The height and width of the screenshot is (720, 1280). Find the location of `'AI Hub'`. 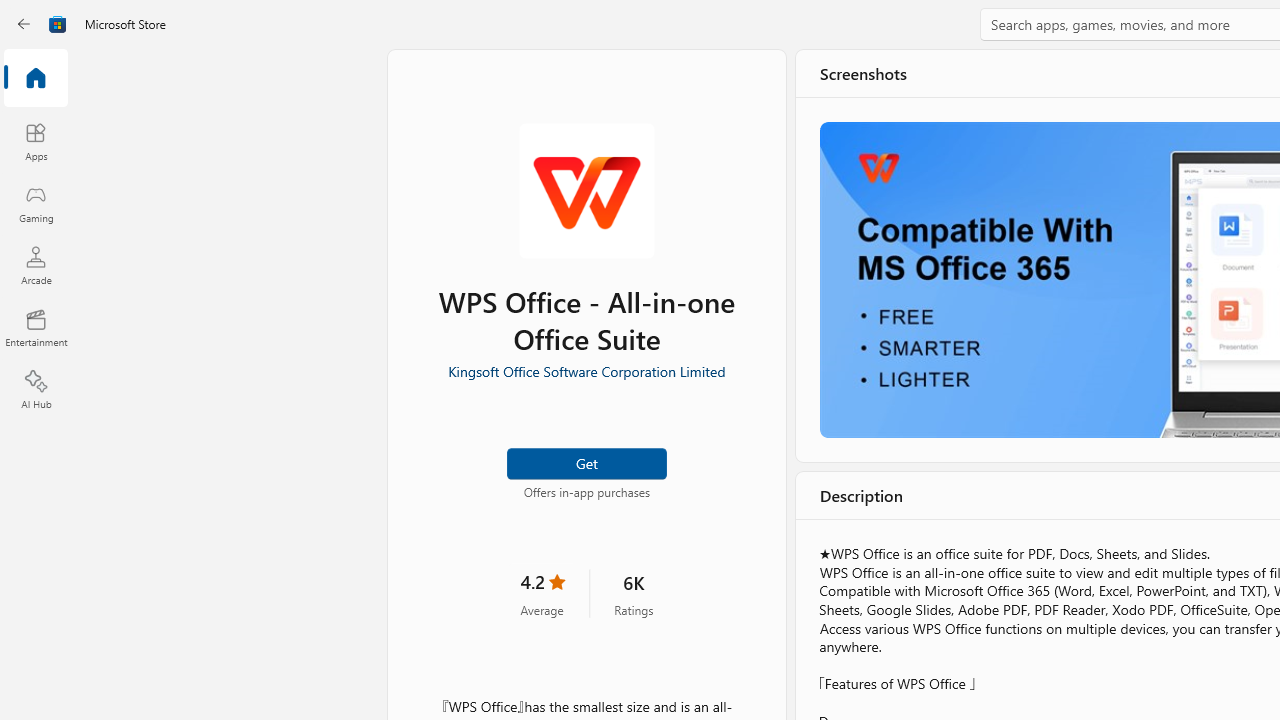

'AI Hub' is located at coordinates (35, 390).